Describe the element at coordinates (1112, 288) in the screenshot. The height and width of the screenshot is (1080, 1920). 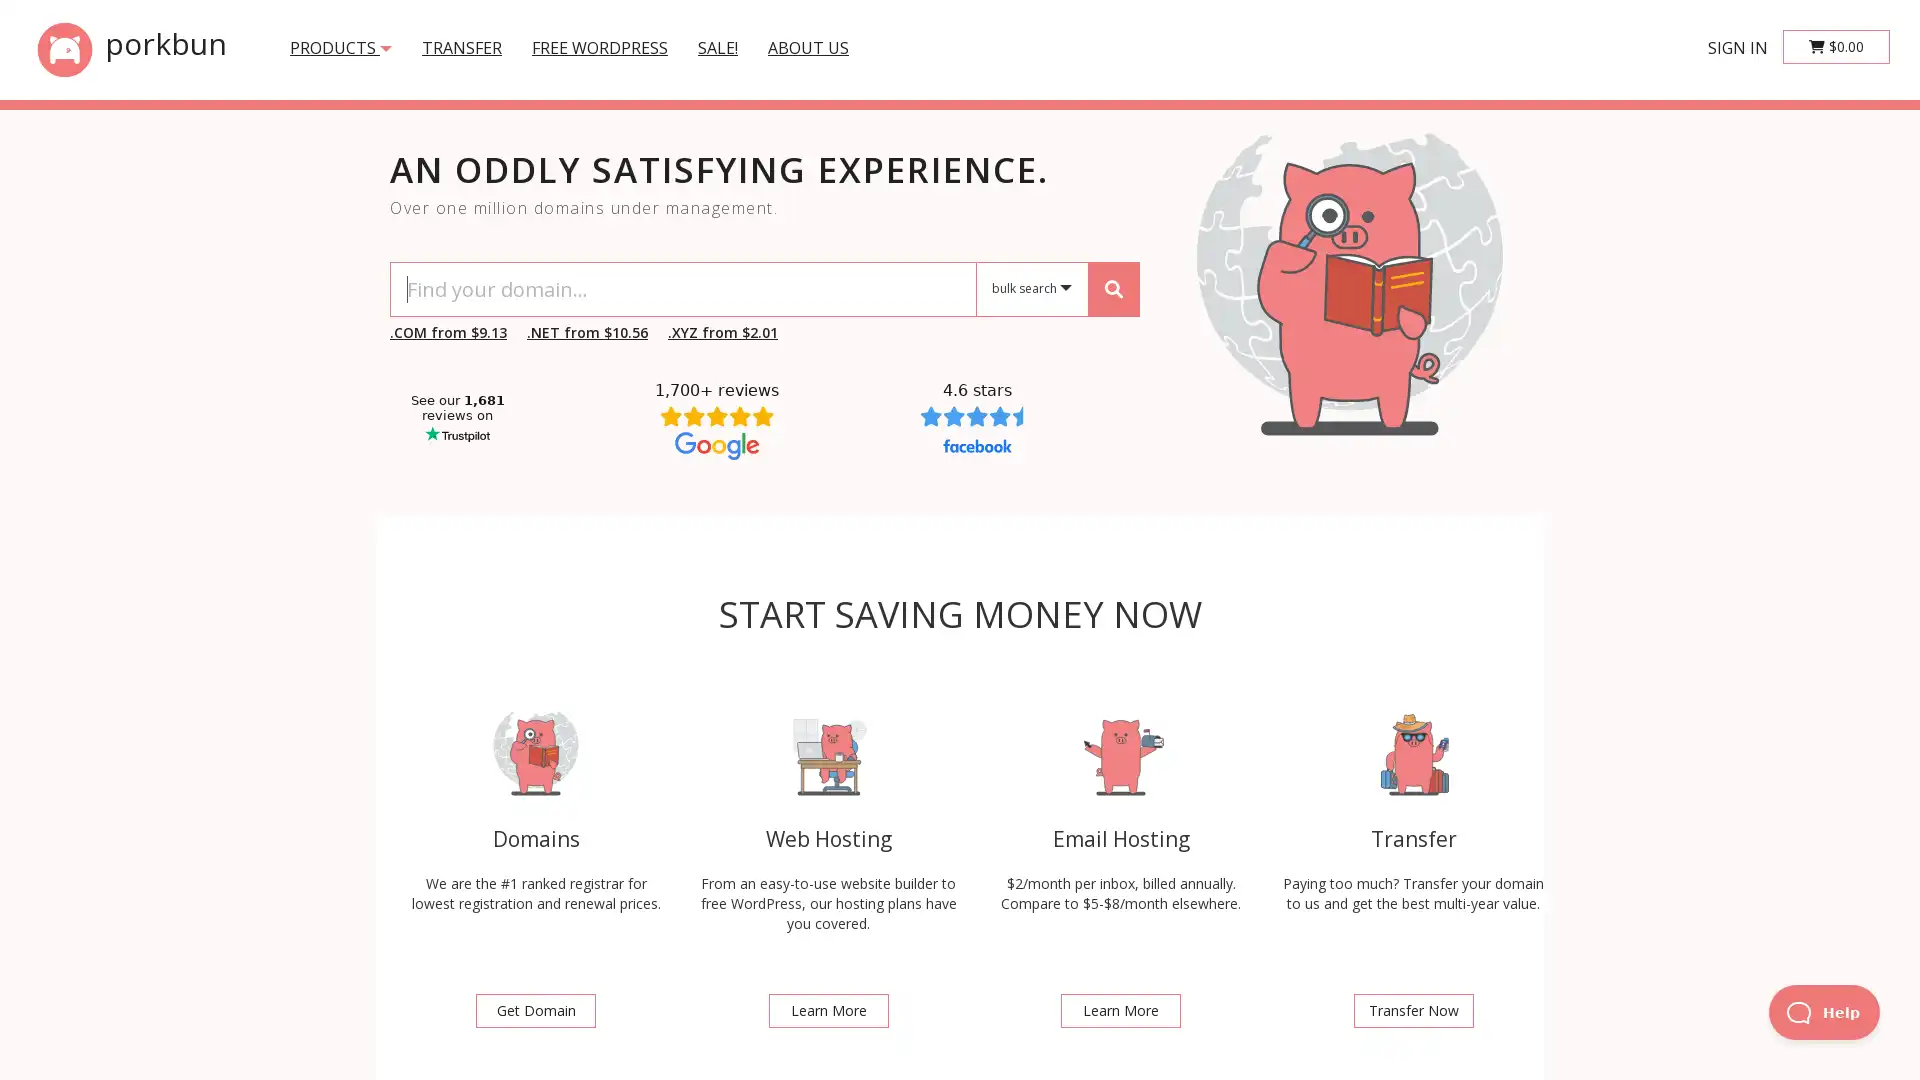
I see `submit search` at that location.